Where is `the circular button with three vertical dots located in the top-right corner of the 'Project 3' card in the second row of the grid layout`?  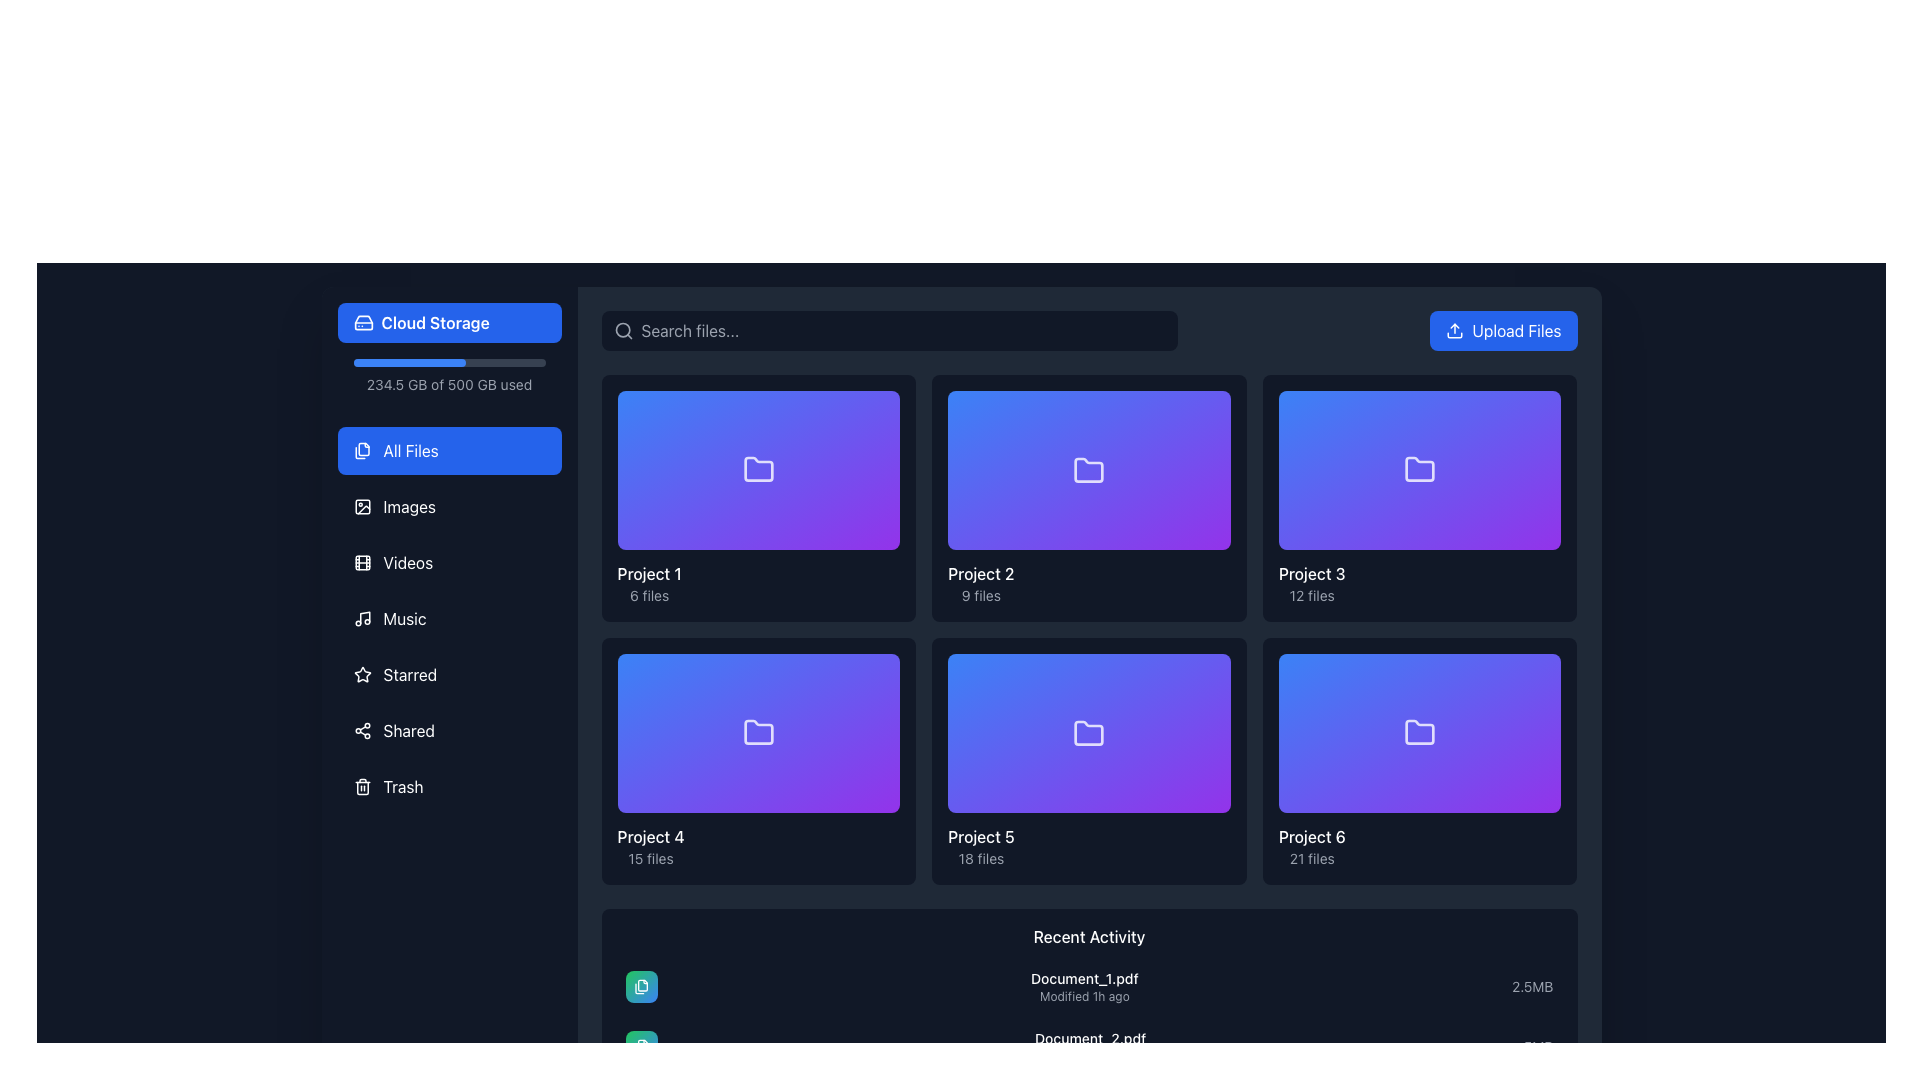 the circular button with three vertical dots located in the top-right corner of the 'Project 3' card in the second row of the grid layout is located at coordinates (1540, 410).